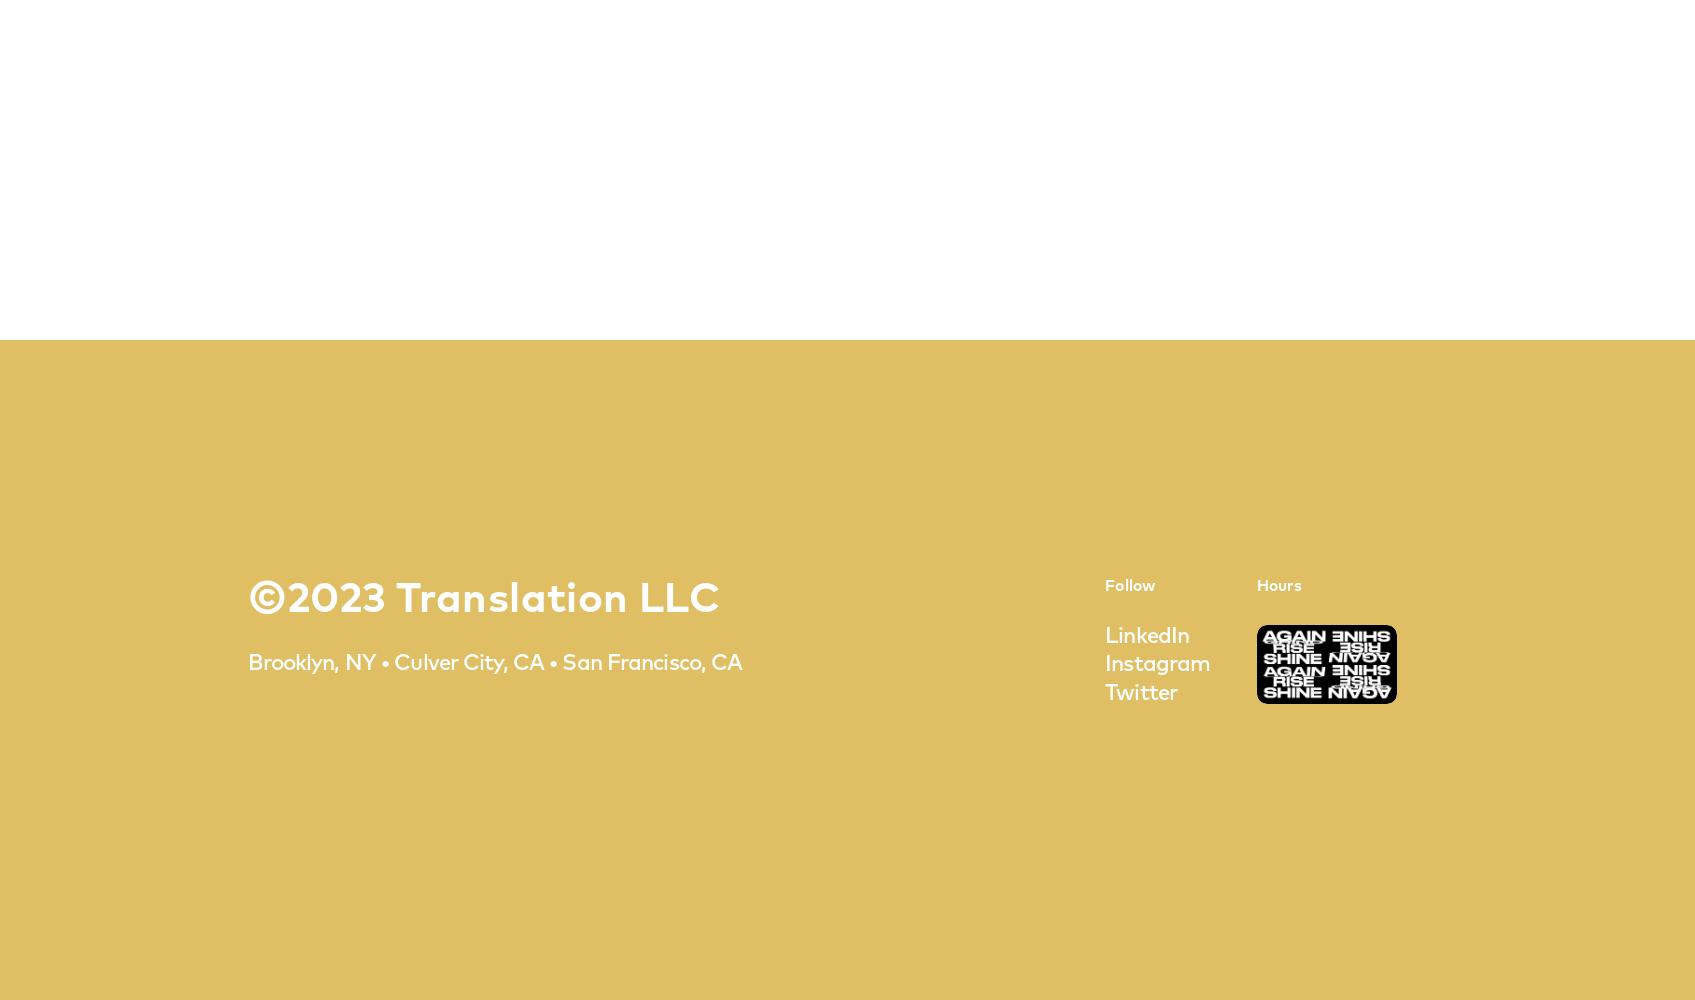  Describe the element at coordinates (846, 225) in the screenshot. I see `'CAREERS'` at that location.